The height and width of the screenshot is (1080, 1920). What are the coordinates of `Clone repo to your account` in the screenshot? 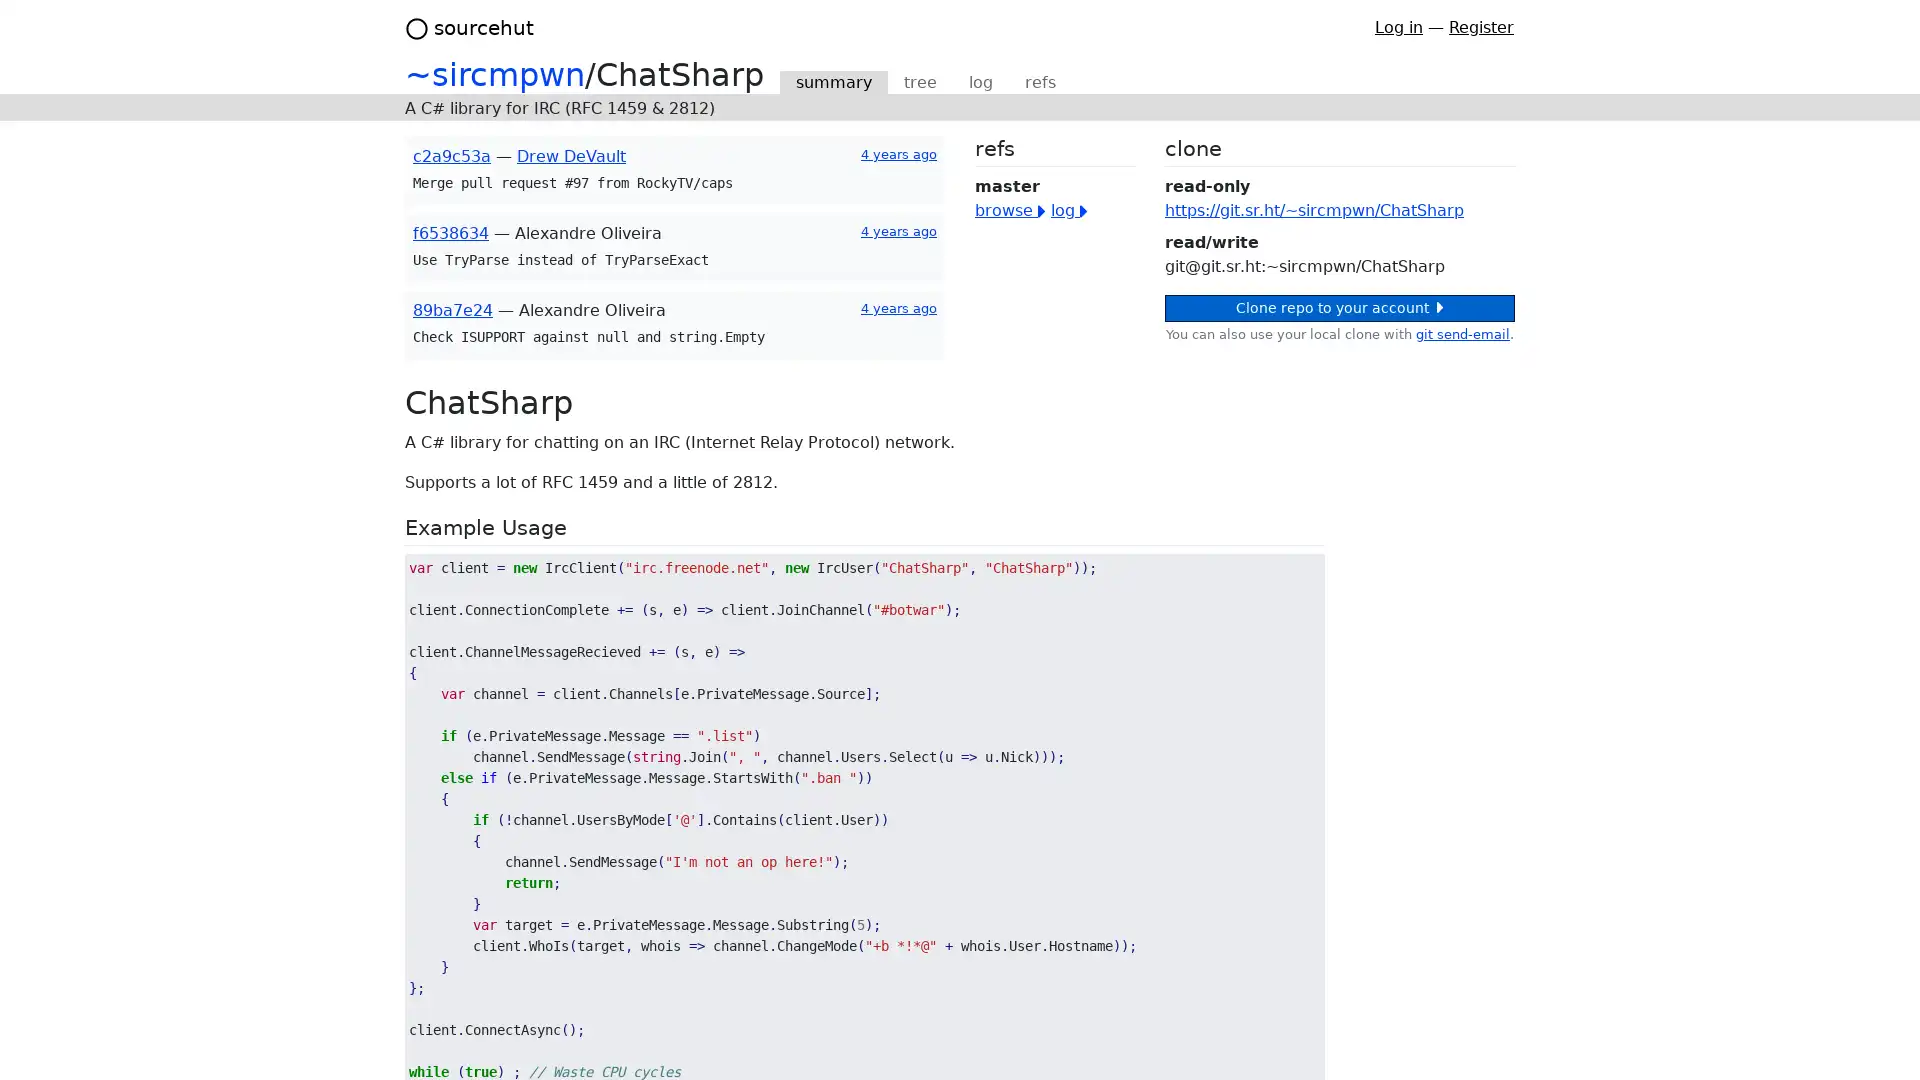 It's located at (1339, 308).